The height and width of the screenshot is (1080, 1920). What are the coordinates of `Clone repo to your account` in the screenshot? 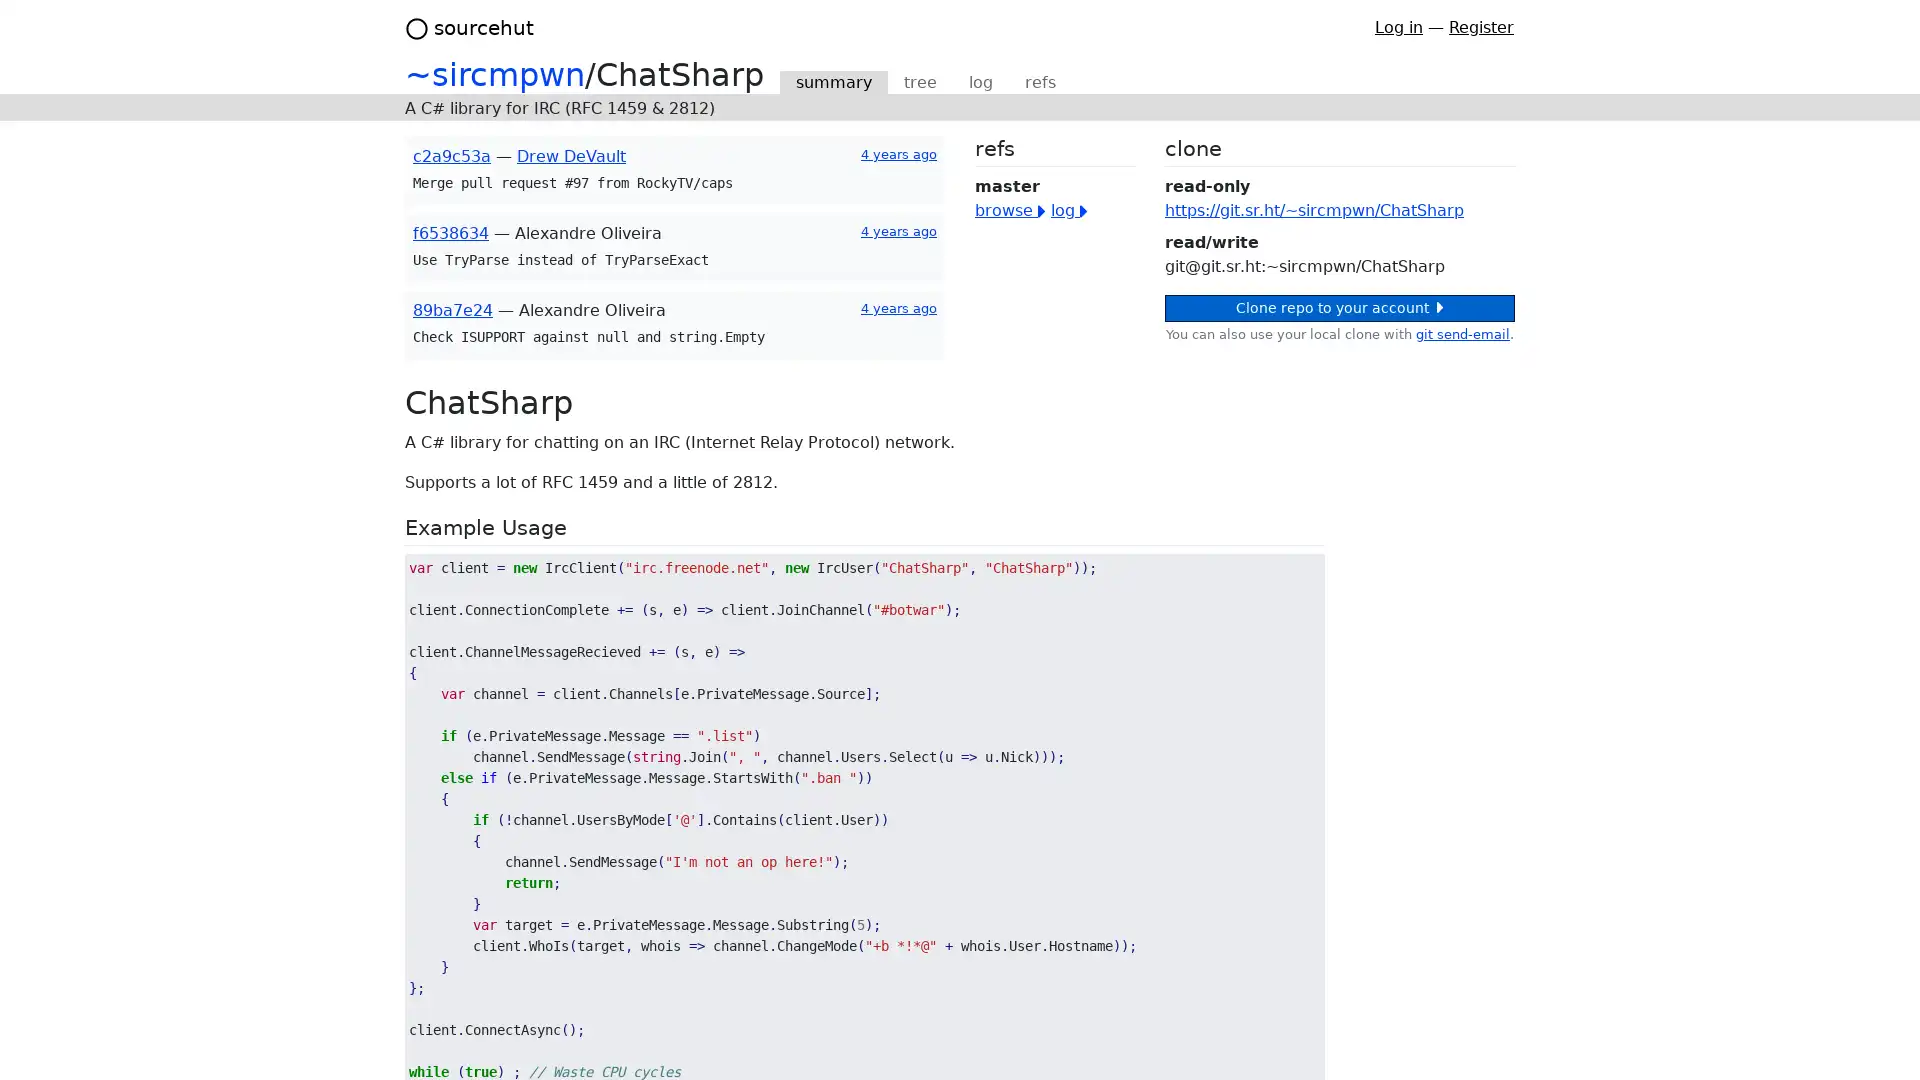 It's located at (1339, 308).